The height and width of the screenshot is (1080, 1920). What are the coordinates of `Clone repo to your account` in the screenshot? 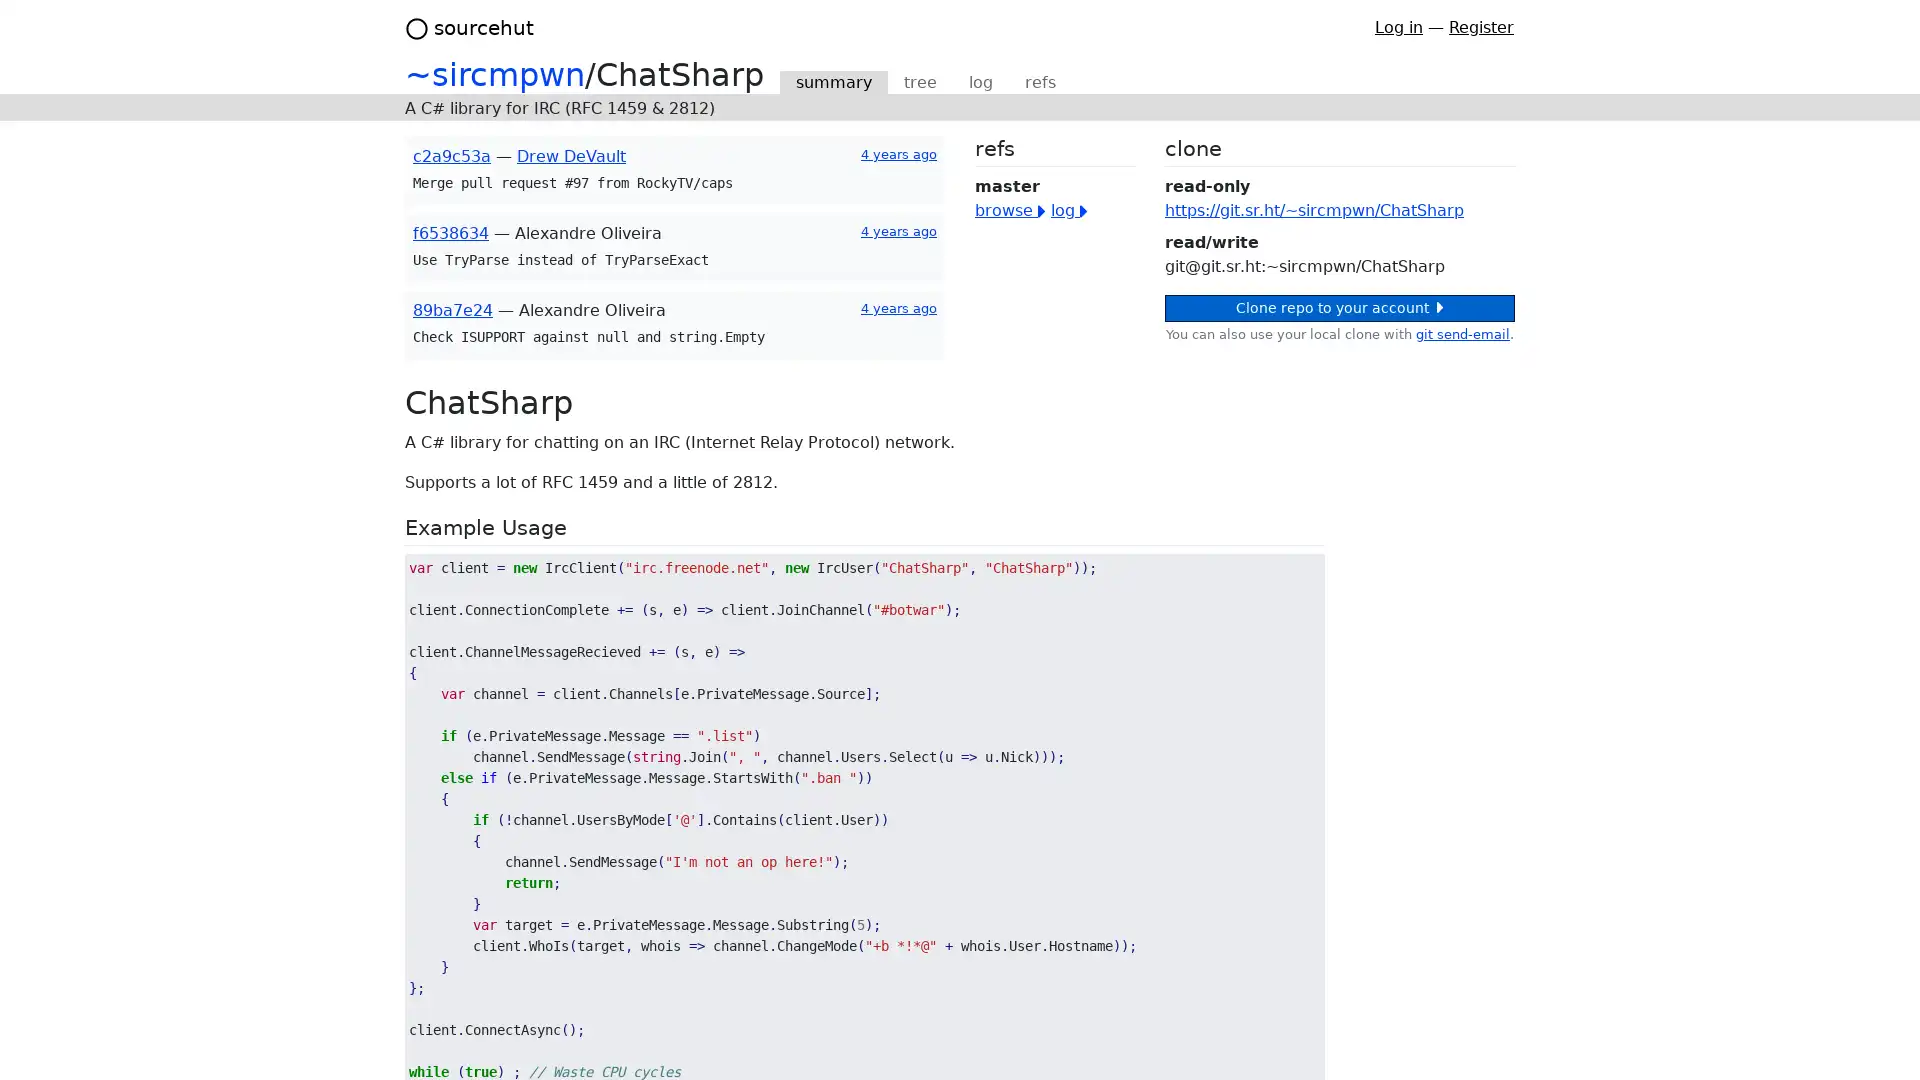 It's located at (1339, 308).